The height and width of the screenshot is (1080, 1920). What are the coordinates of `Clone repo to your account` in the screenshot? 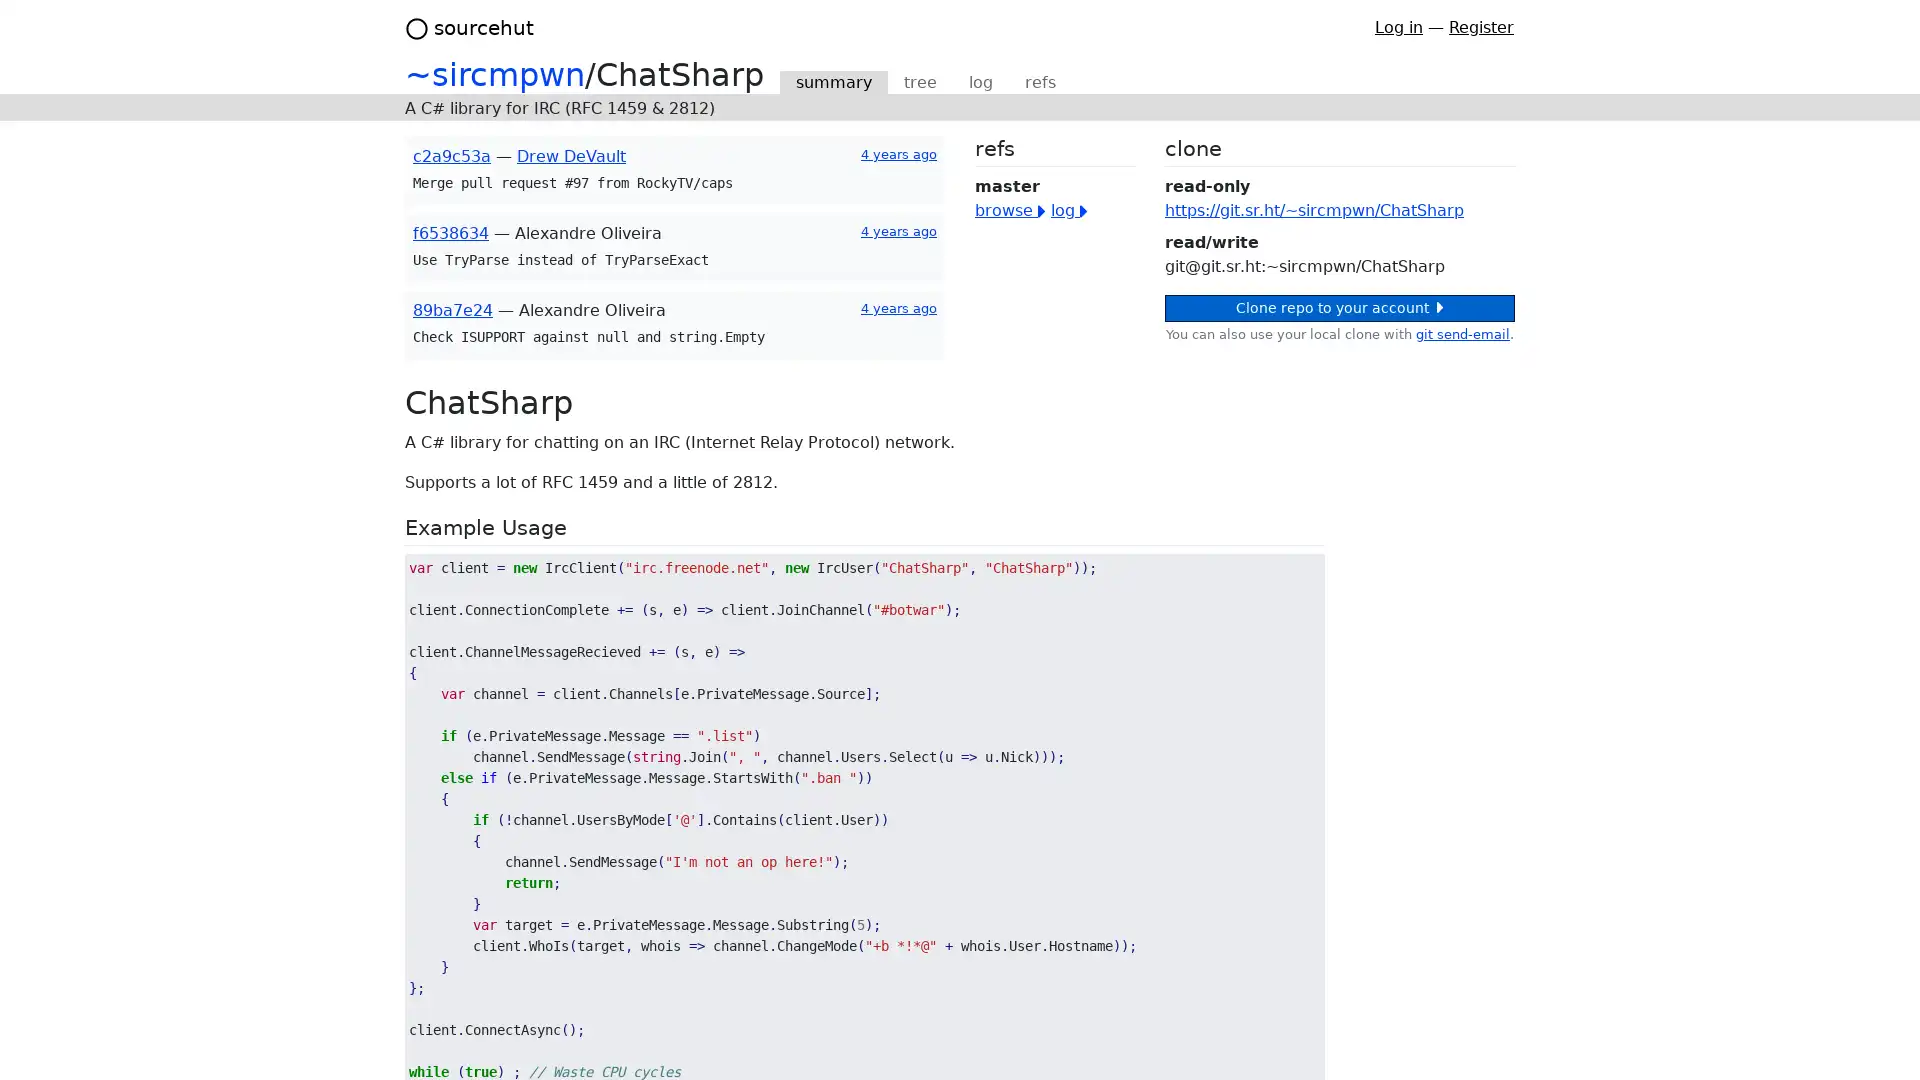 It's located at (1339, 308).